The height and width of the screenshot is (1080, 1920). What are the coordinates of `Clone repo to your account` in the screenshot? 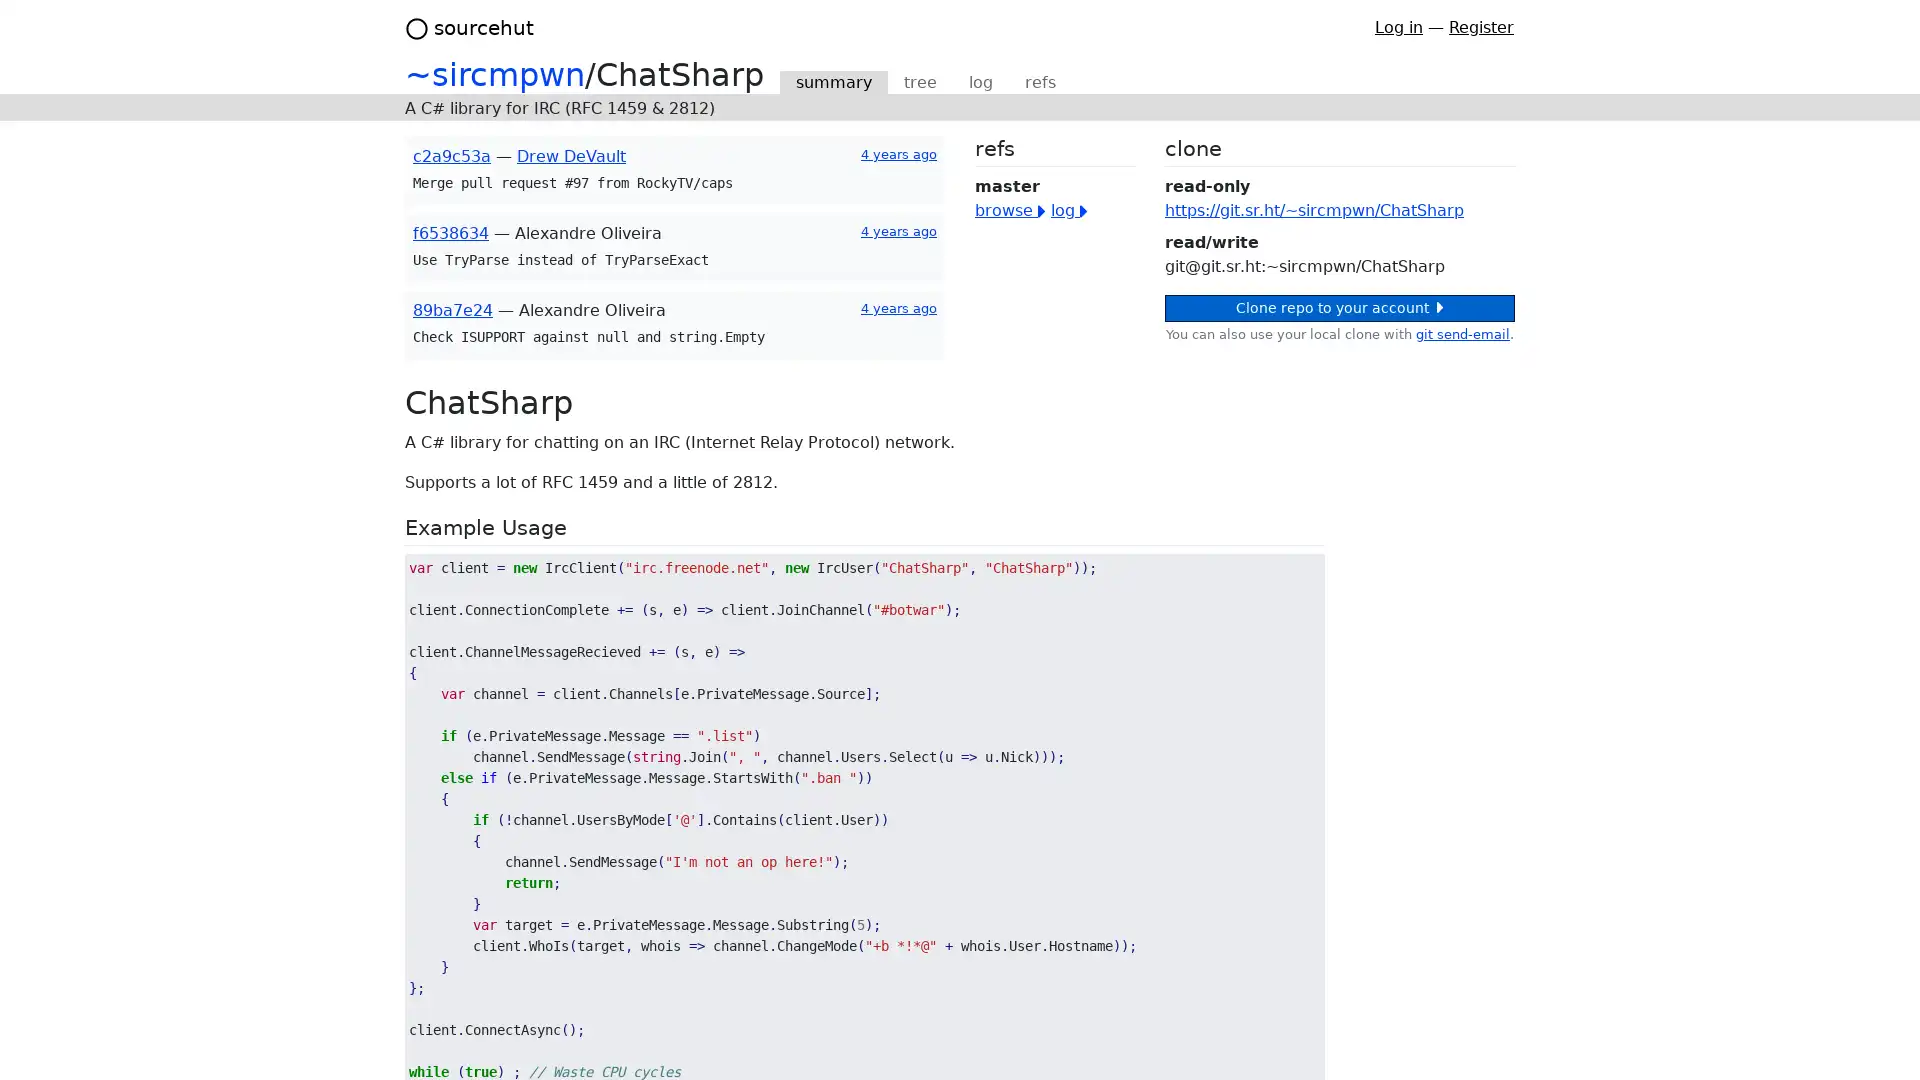 It's located at (1339, 308).